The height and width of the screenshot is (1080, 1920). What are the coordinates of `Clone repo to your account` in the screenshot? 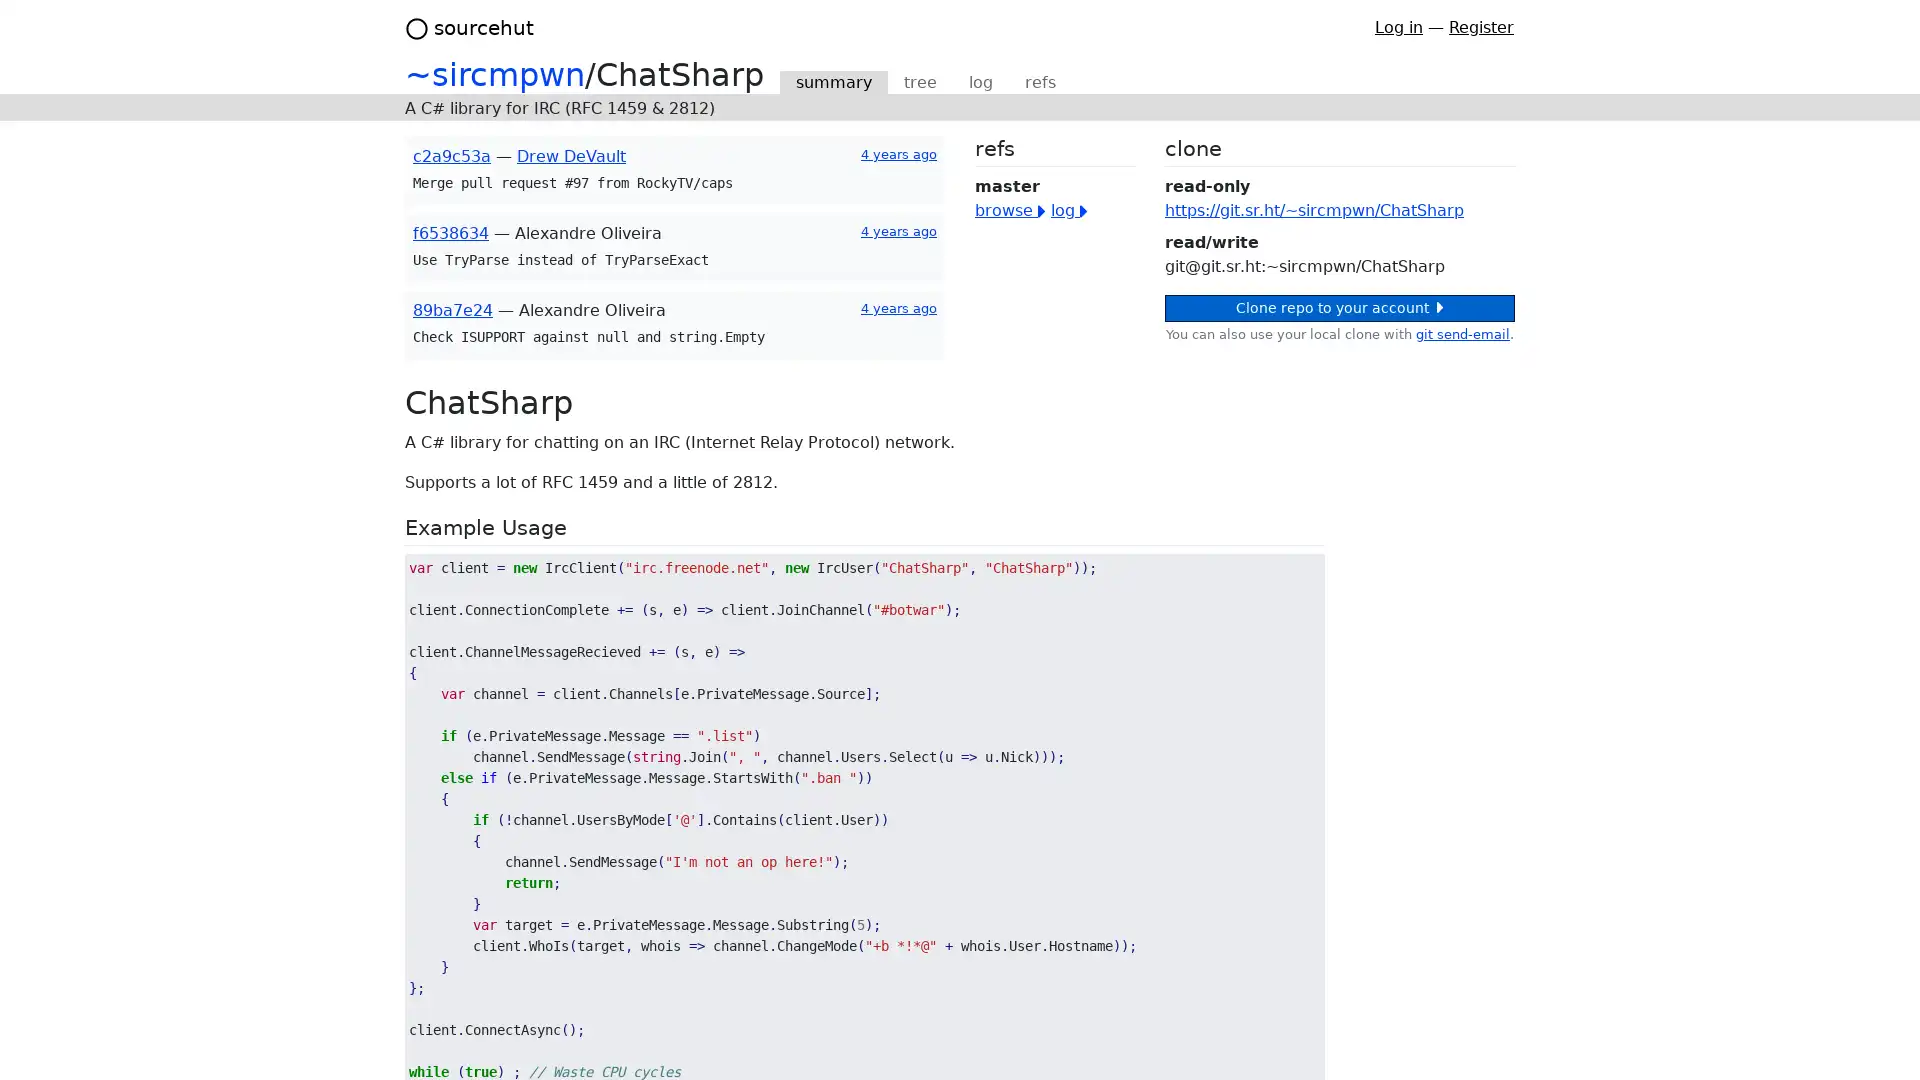 It's located at (1339, 308).